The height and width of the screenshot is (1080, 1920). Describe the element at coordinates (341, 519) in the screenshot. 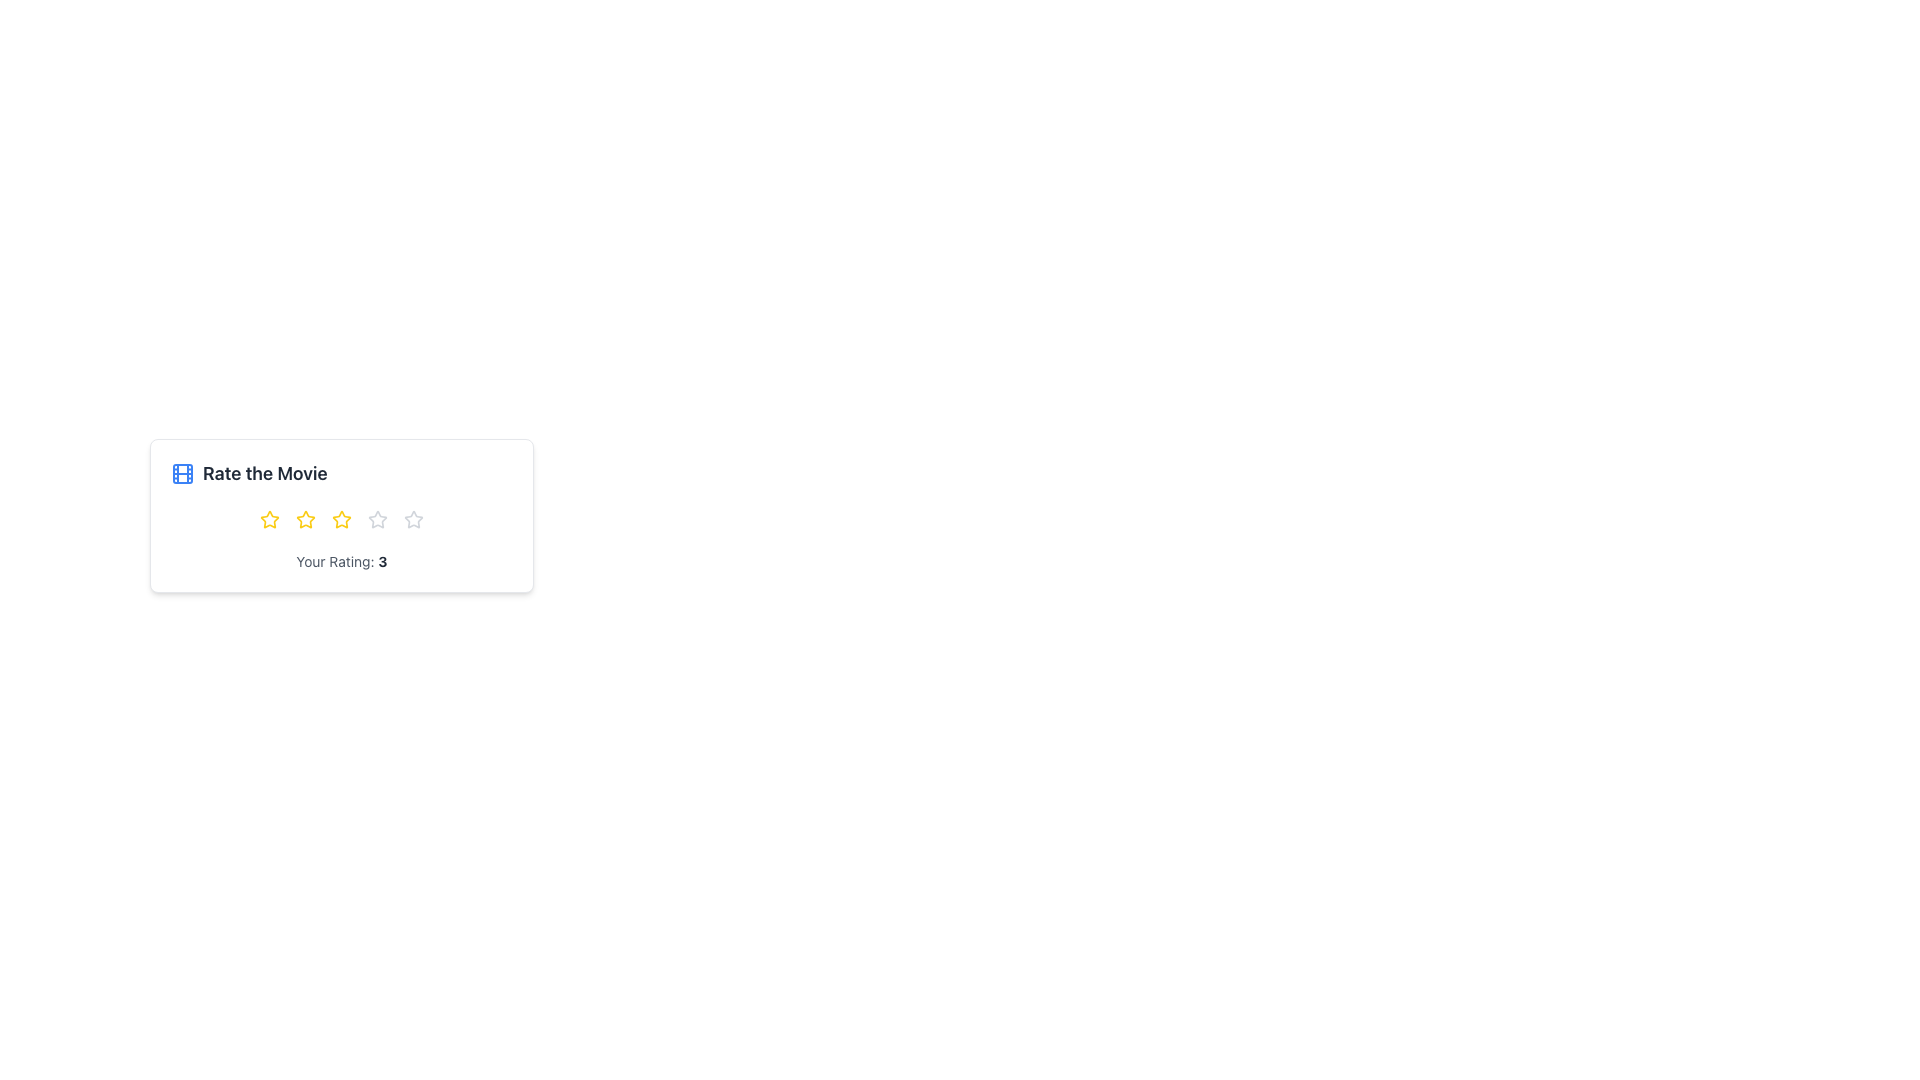

I see `the star rating control located in the 'Rate the Movie' card, specifically targeting the highlighted third star` at that location.